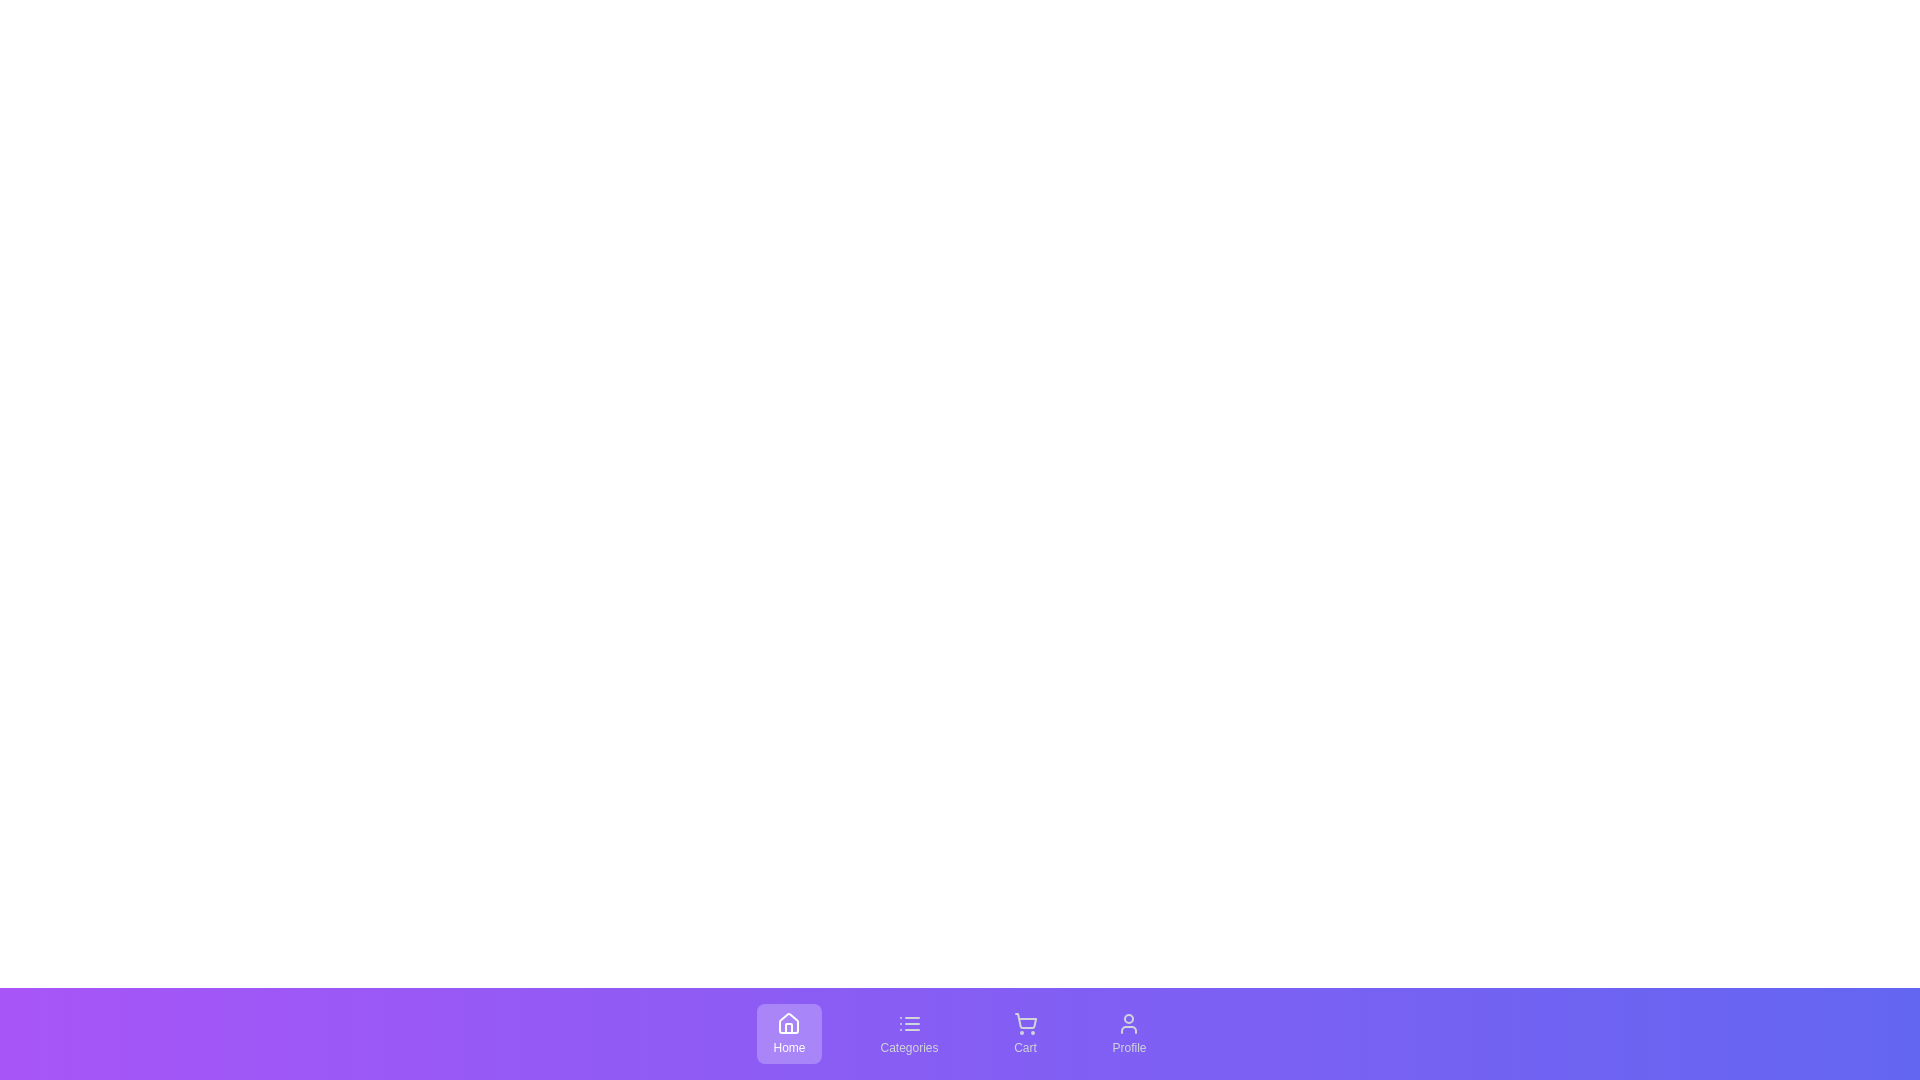 Image resolution: width=1920 pixels, height=1080 pixels. What do you see at coordinates (908, 1033) in the screenshot?
I see `the tab labeled Categories to see its hover effect` at bounding box center [908, 1033].